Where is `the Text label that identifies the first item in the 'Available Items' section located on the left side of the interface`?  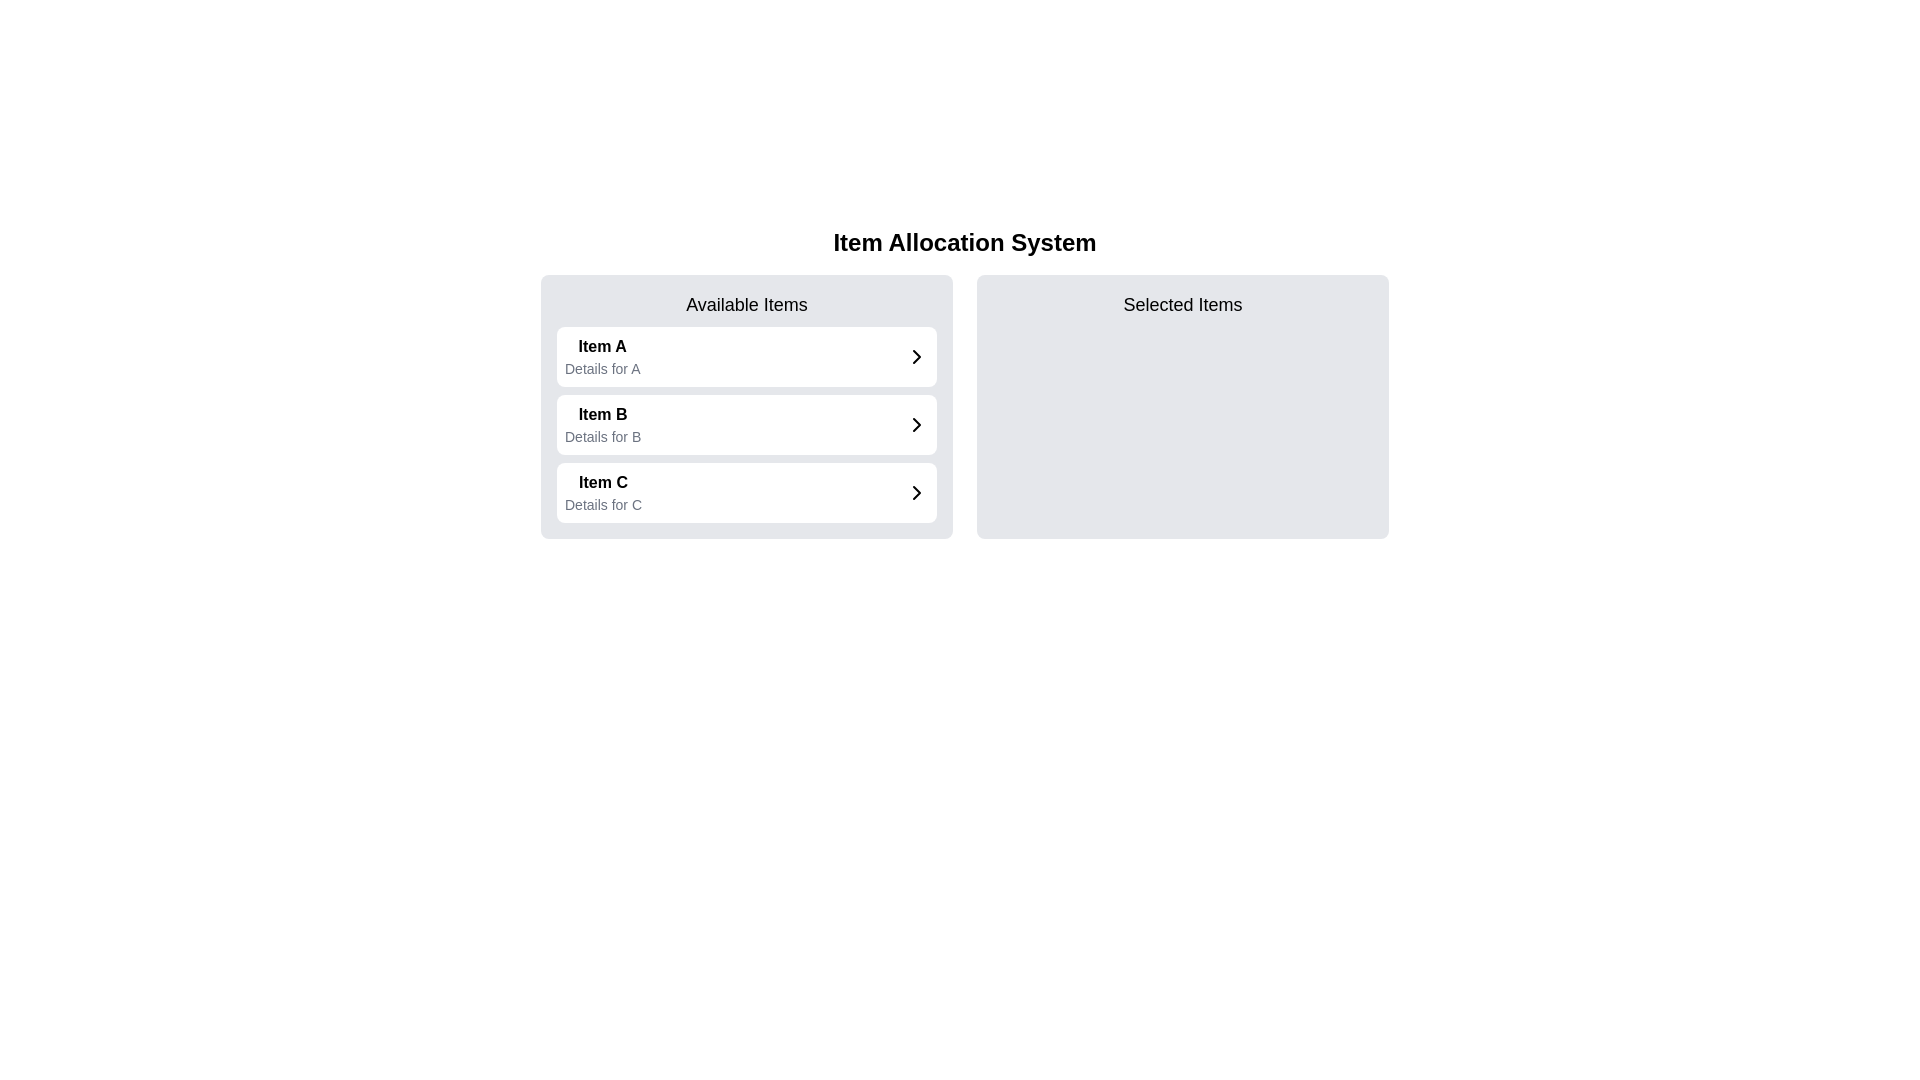 the Text label that identifies the first item in the 'Available Items' section located on the left side of the interface is located at coordinates (601, 346).